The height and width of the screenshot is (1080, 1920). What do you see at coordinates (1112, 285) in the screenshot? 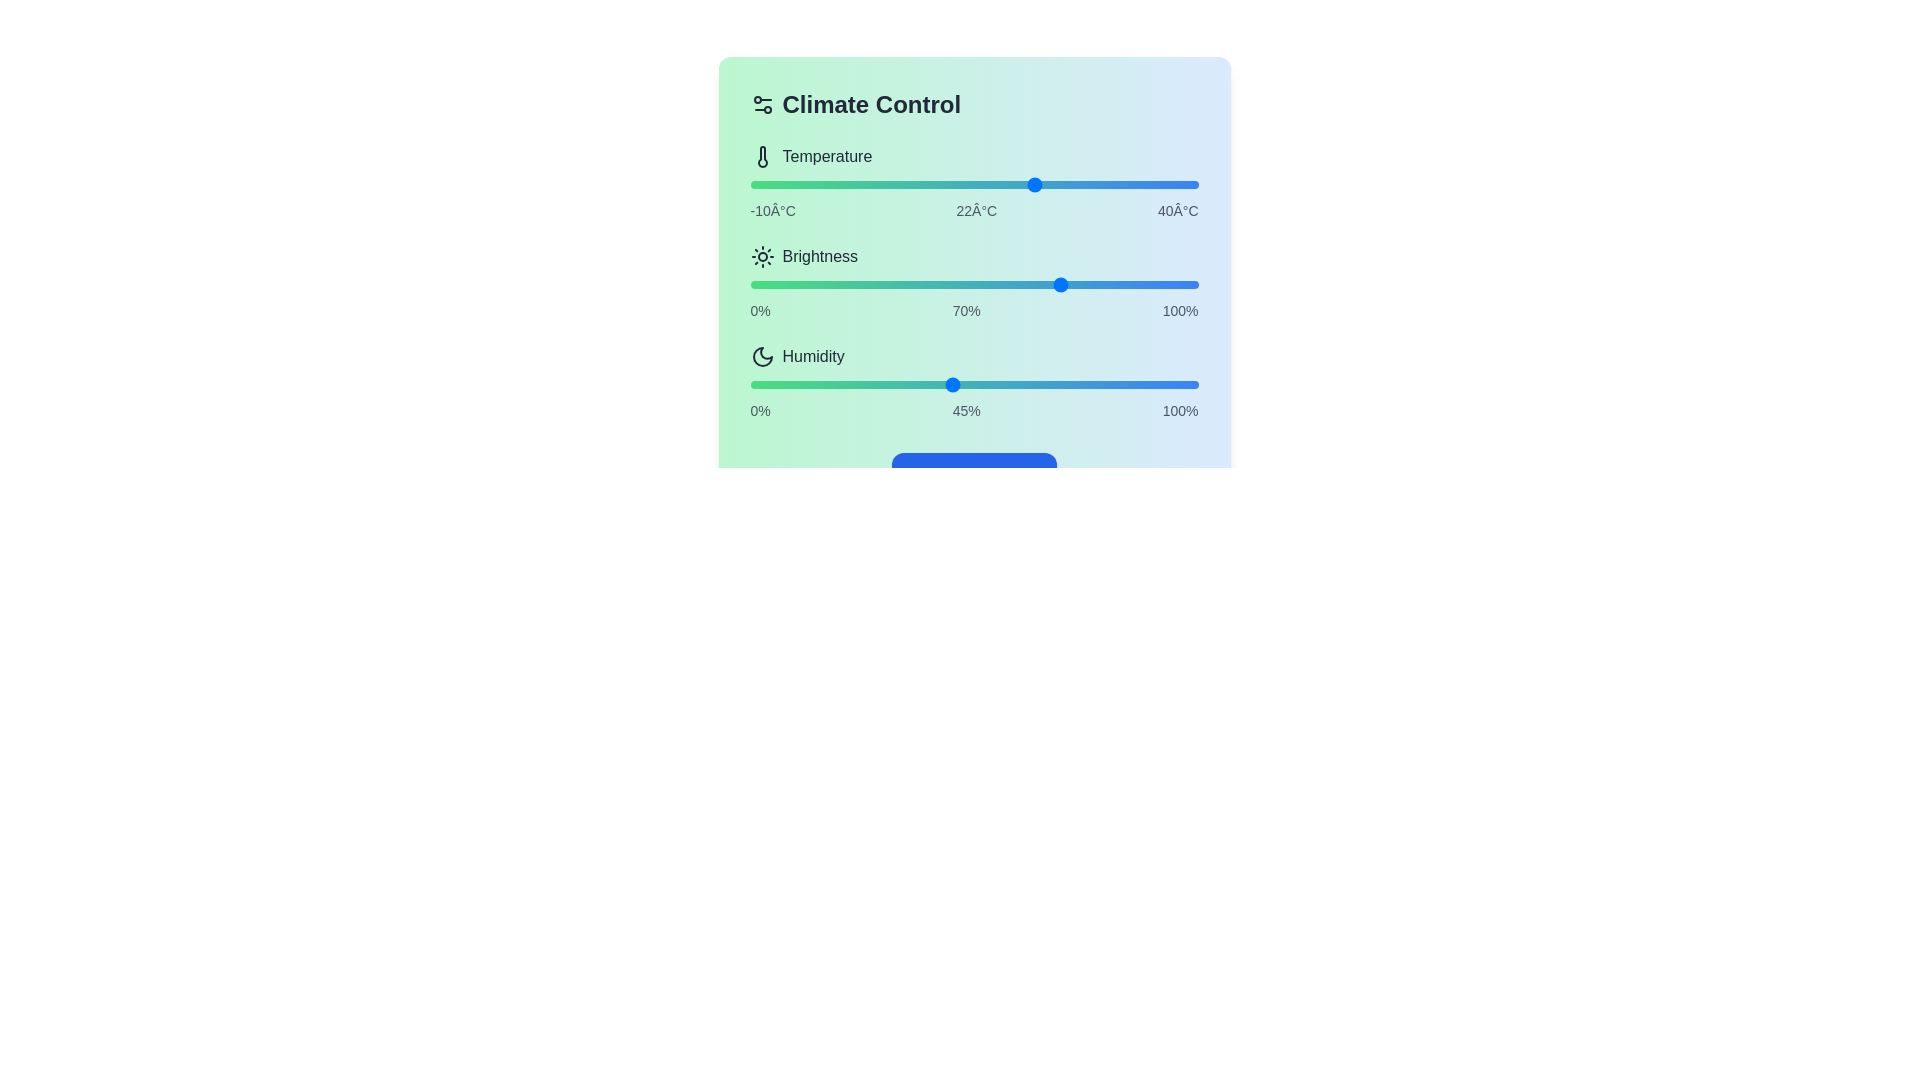
I see `the brightness level` at bounding box center [1112, 285].